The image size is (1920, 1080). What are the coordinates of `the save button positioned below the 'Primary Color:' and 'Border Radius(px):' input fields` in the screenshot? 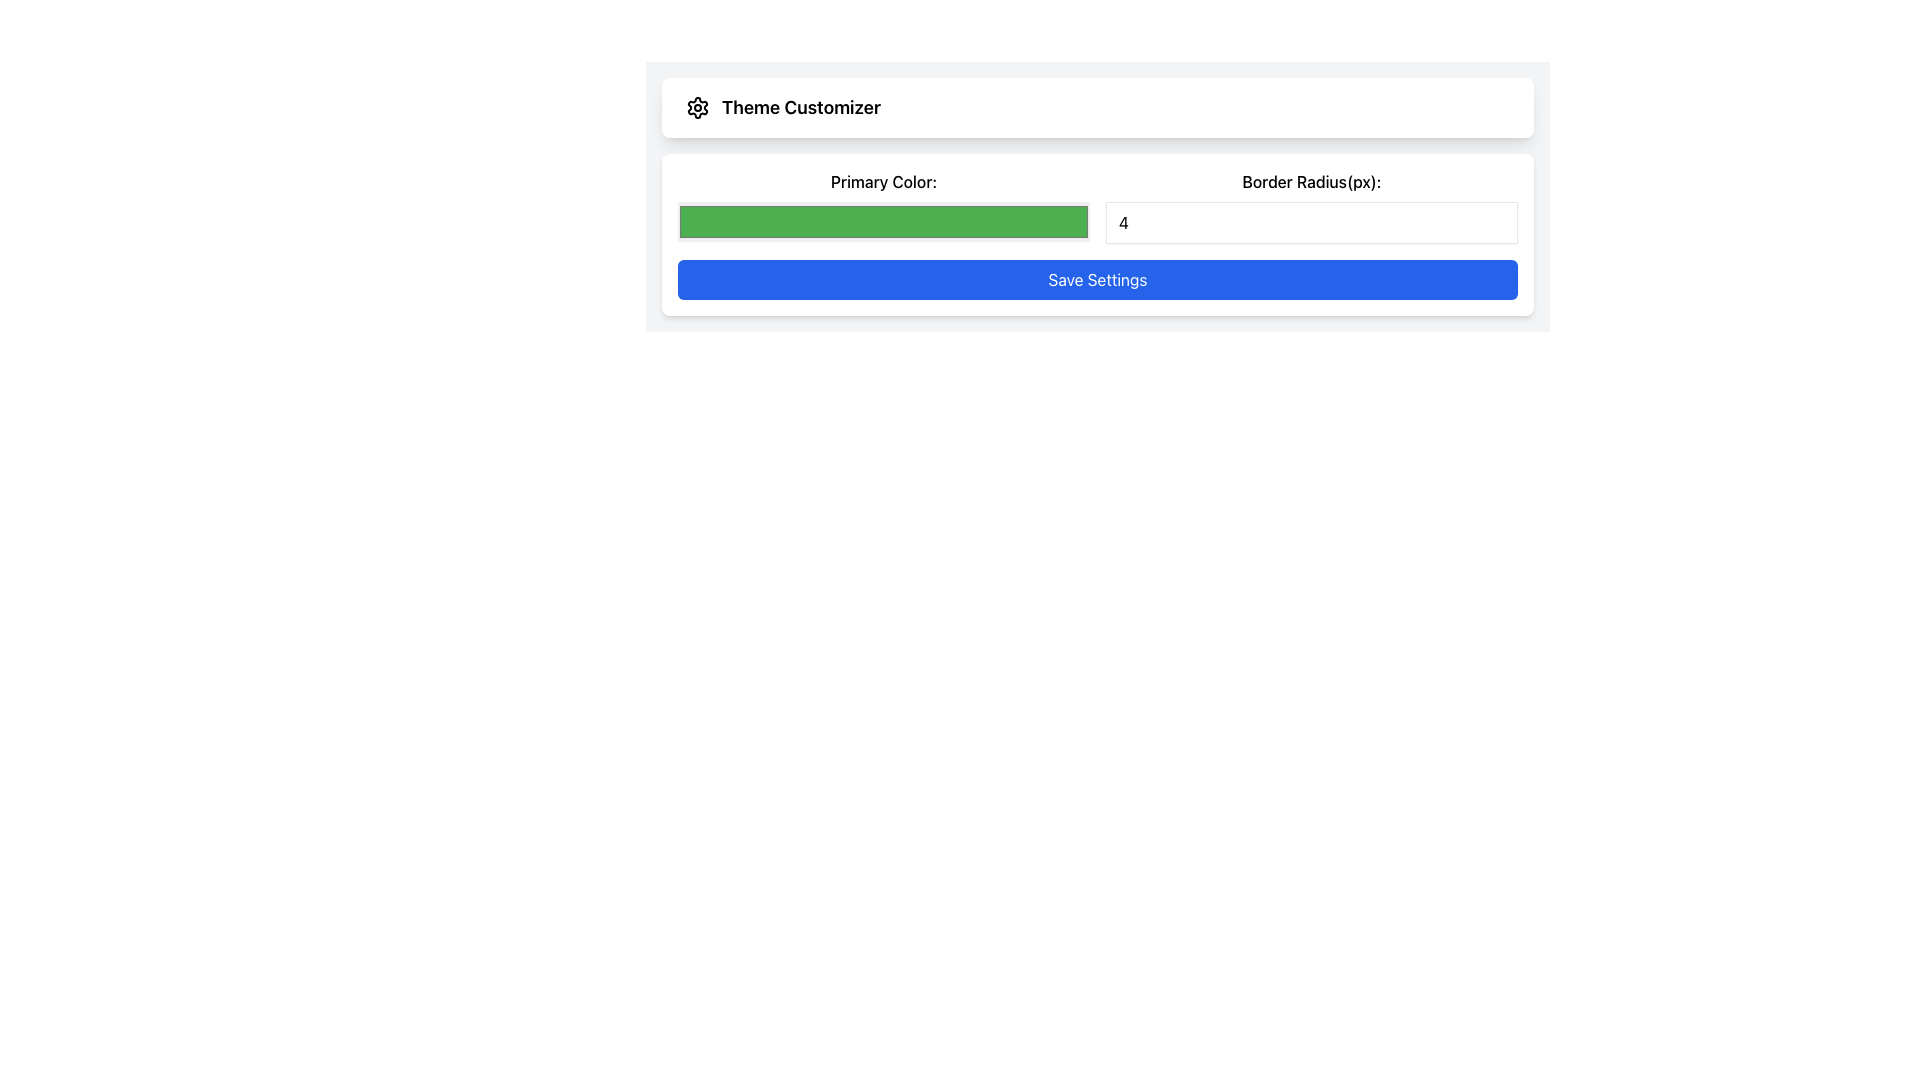 It's located at (1097, 280).